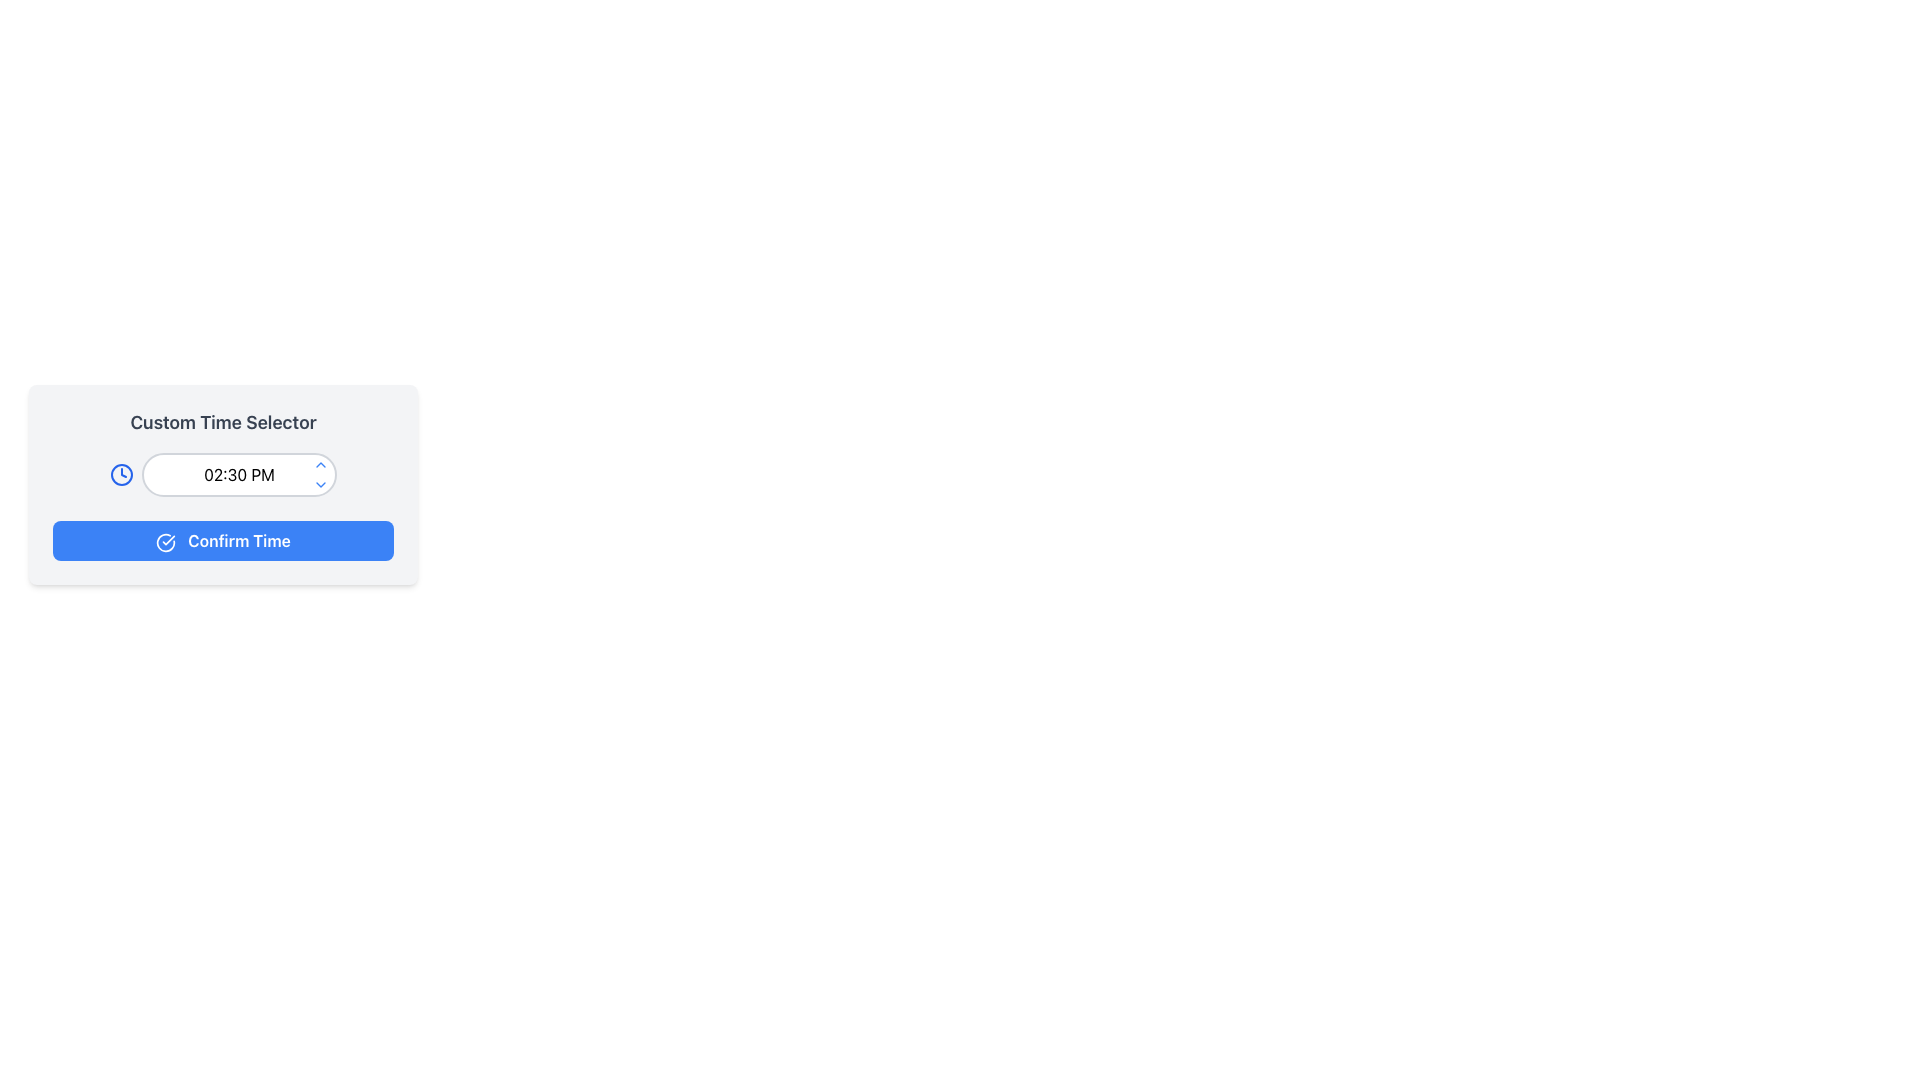 This screenshot has width=1920, height=1080. Describe the element at coordinates (223, 546) in the screenshot. I see `the 'Confirm Time' button located at the bottom of the 'Custom Time Selector' panel which includes a time input field and a heading` at that location.